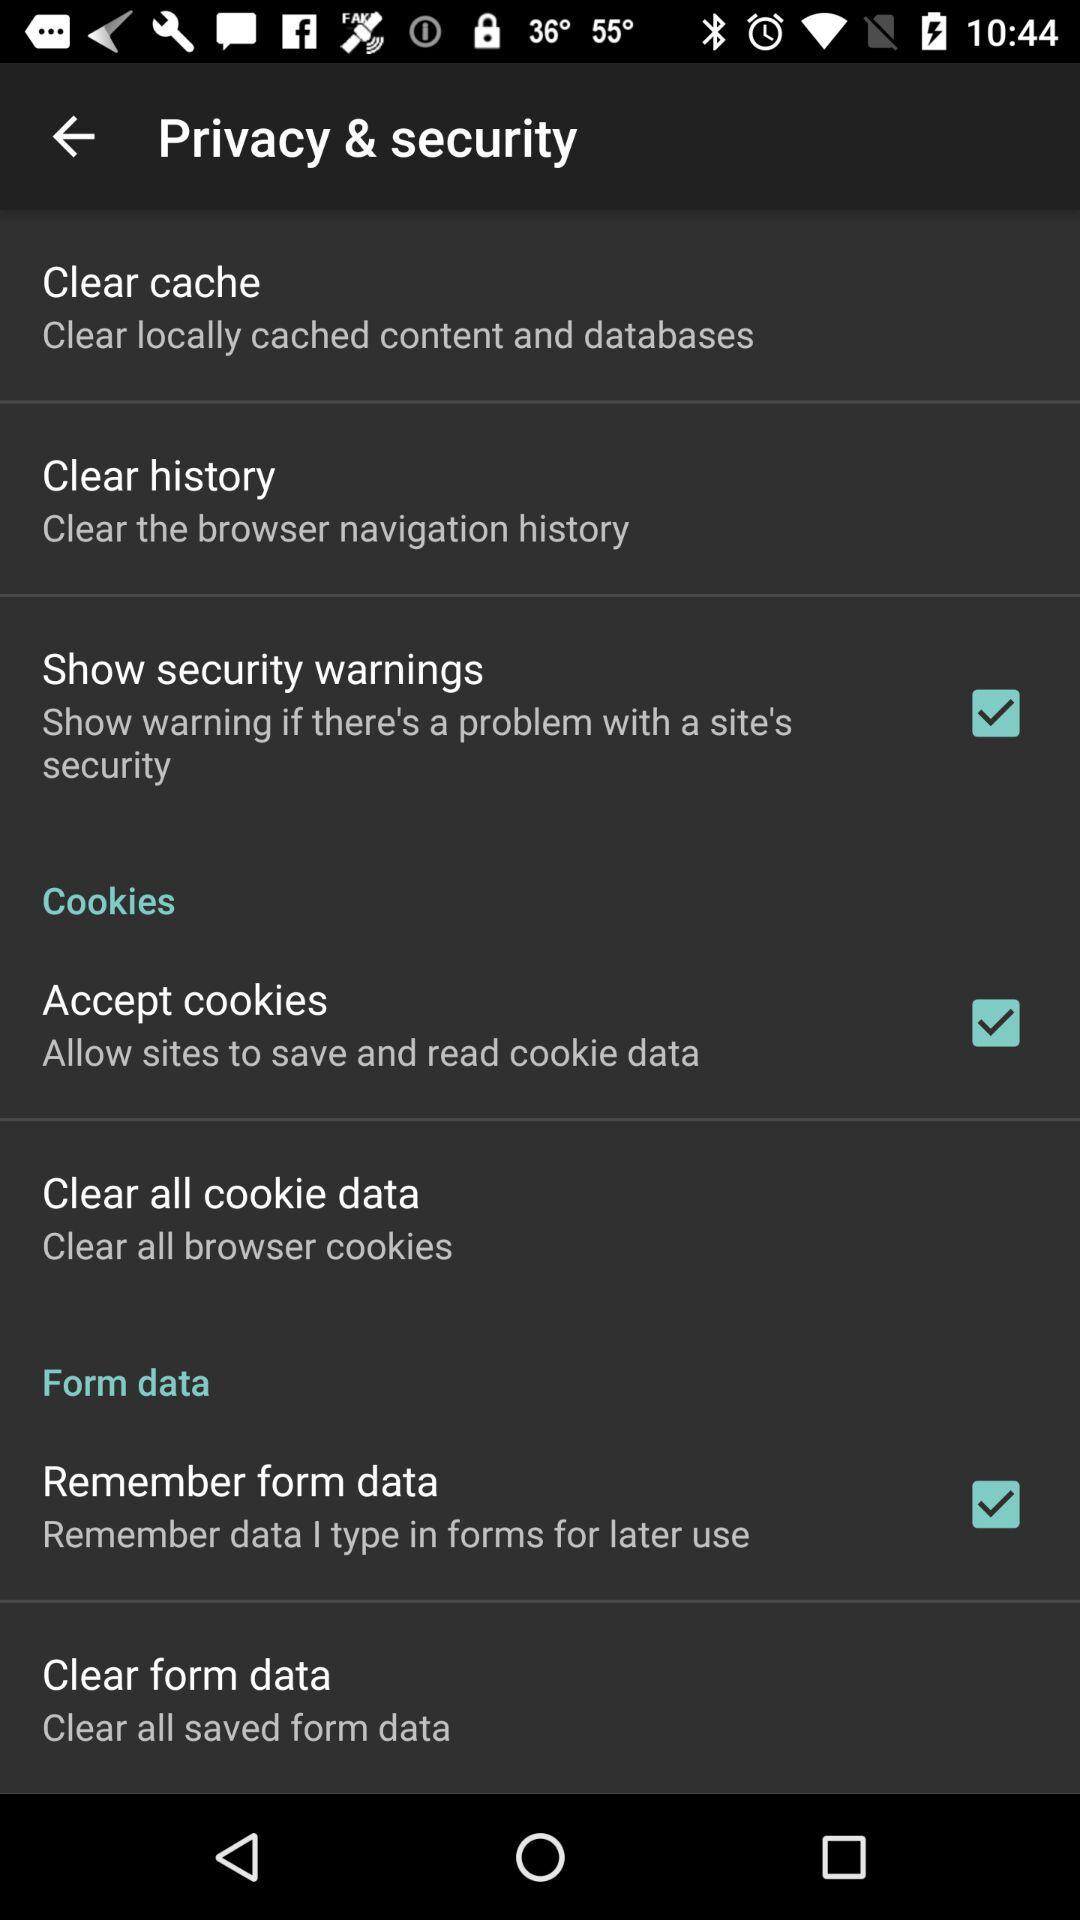 The height and width of the screenshot is (1920, 1080). What do you see at coordinates (185, 998) in the screenshot?
I see `the app above the allow sites to icon` at bounding box center [185, 998].